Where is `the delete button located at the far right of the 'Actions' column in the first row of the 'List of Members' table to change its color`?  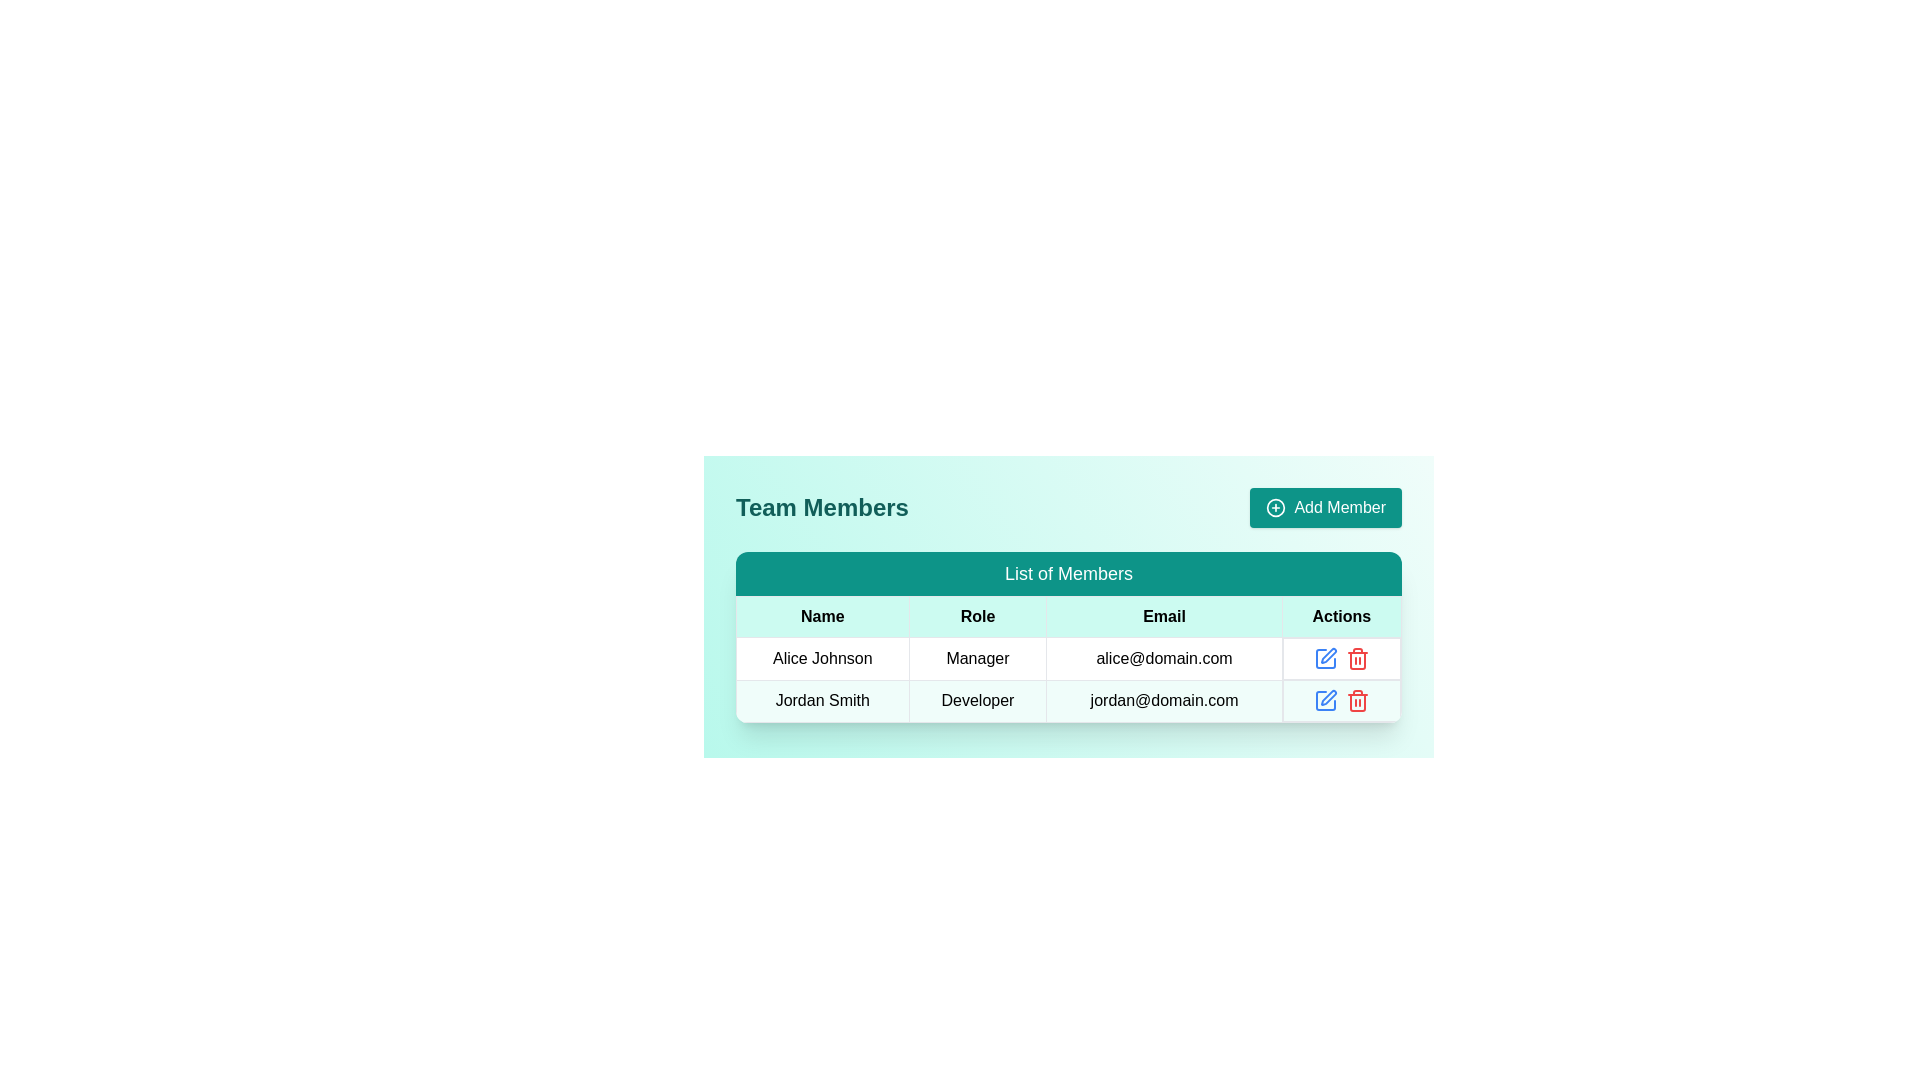
the delete button located at the far right of the 'Actions' column in the first row of the 'List of Members' table to change its color is located at coordinates (1357, 659).